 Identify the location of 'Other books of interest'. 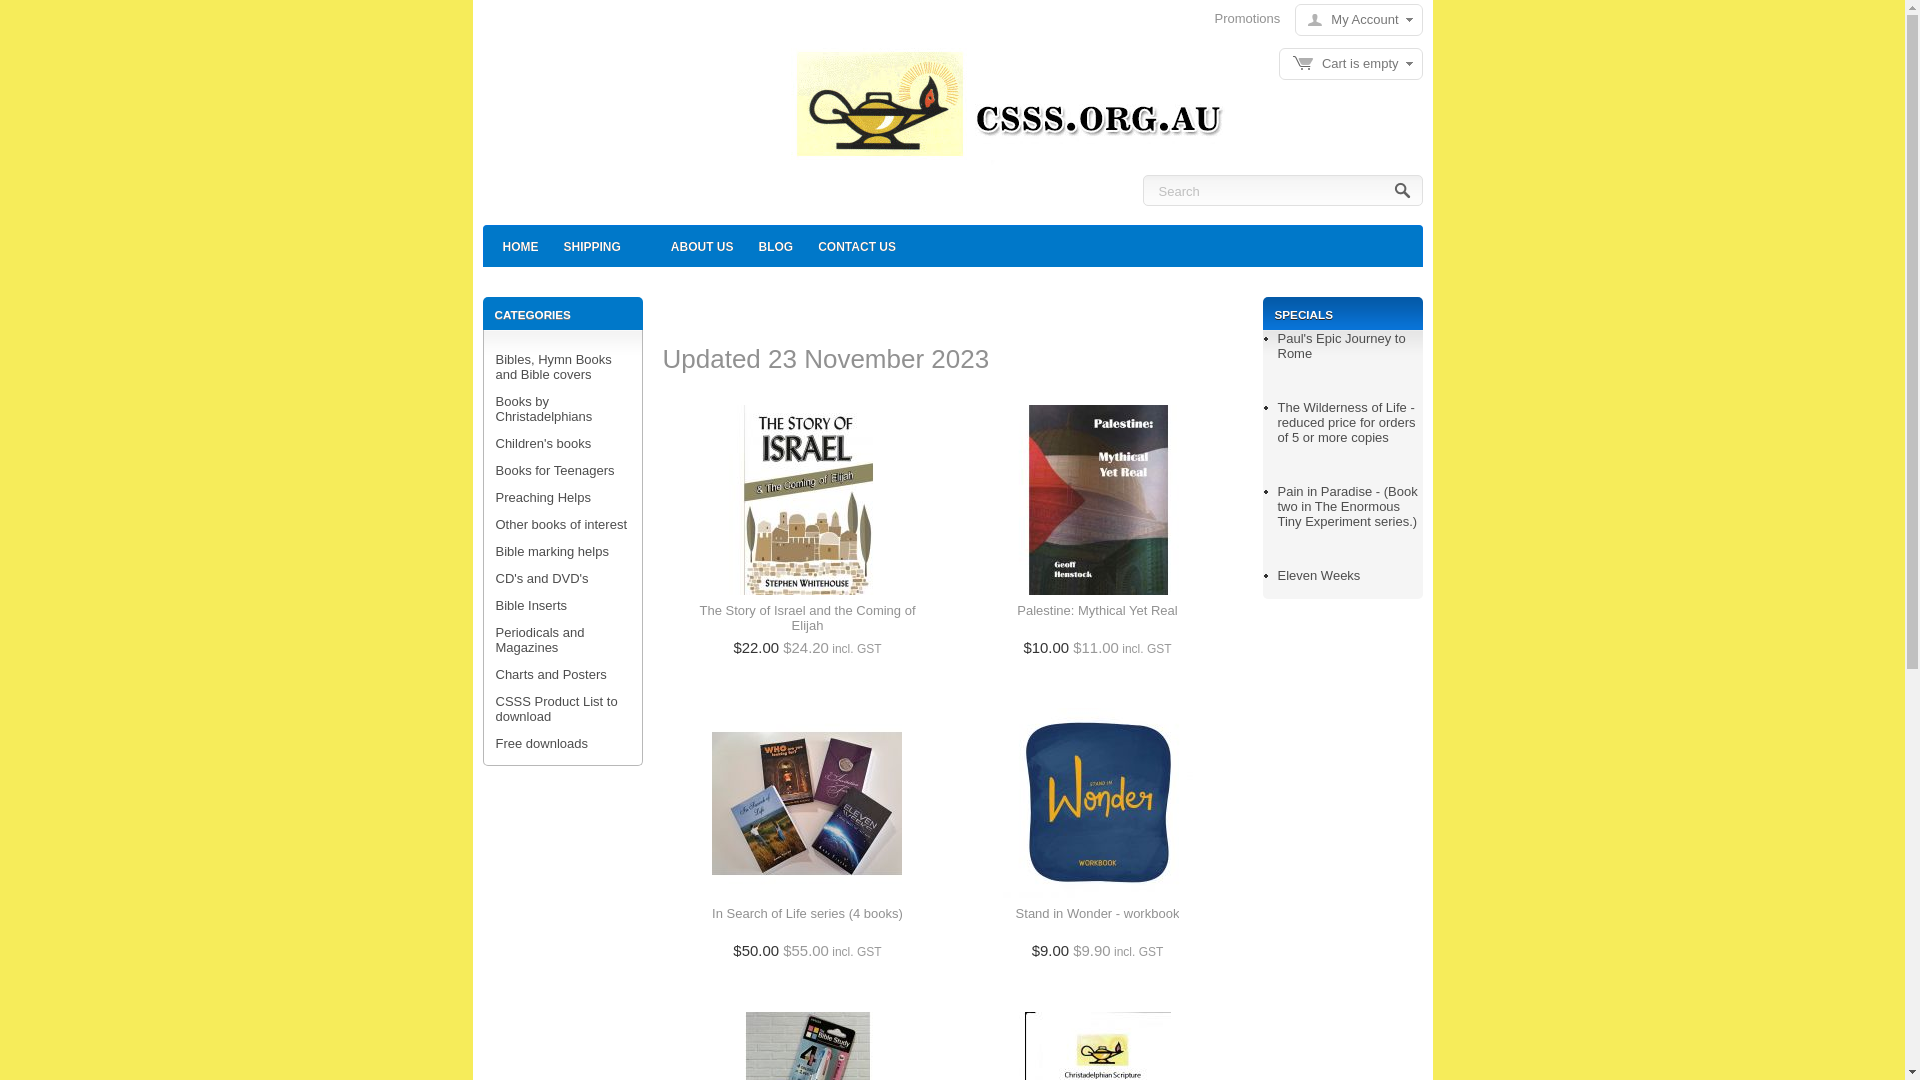
(560, 523).